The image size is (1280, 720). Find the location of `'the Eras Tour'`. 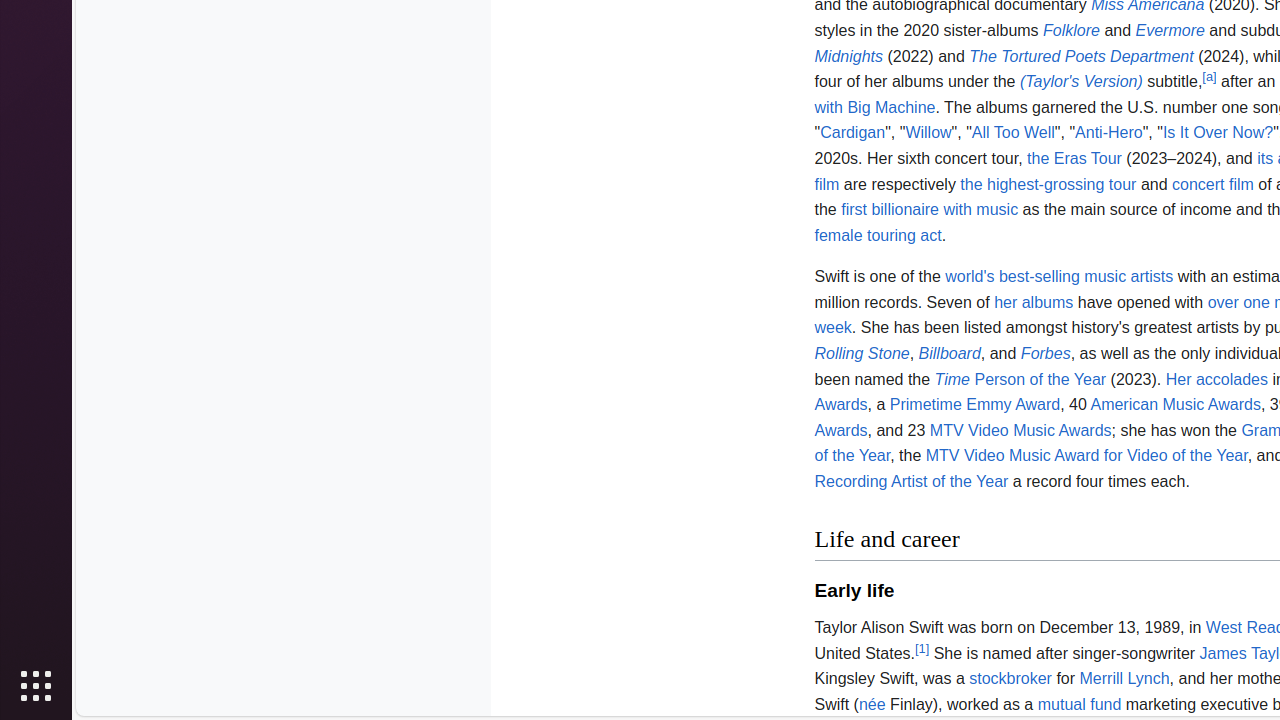

'the Eras Tour' is located at coordinates (1073, 156).